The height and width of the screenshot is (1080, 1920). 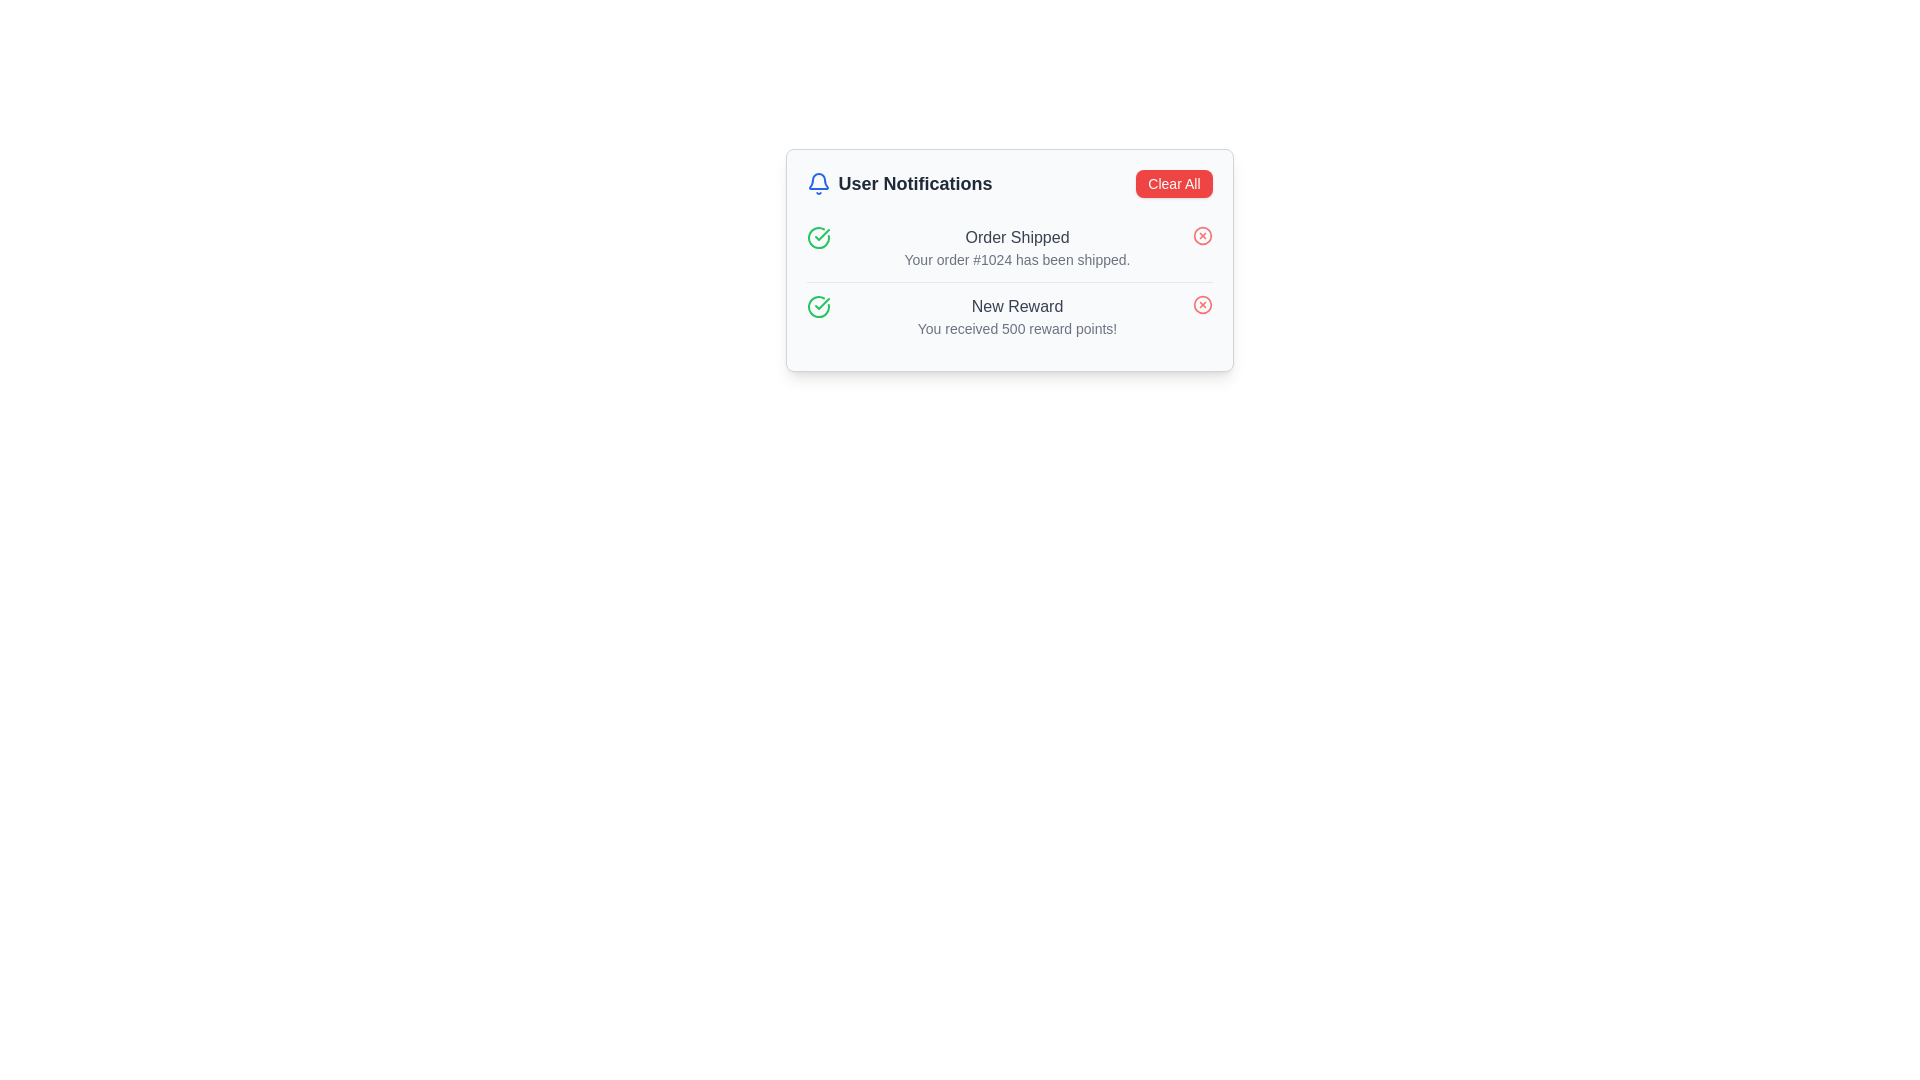 I want to click on the blue bell-shaped notification icon located to the left of the 'User Notifications' text in the notification panel, so click(x=818, y=184).